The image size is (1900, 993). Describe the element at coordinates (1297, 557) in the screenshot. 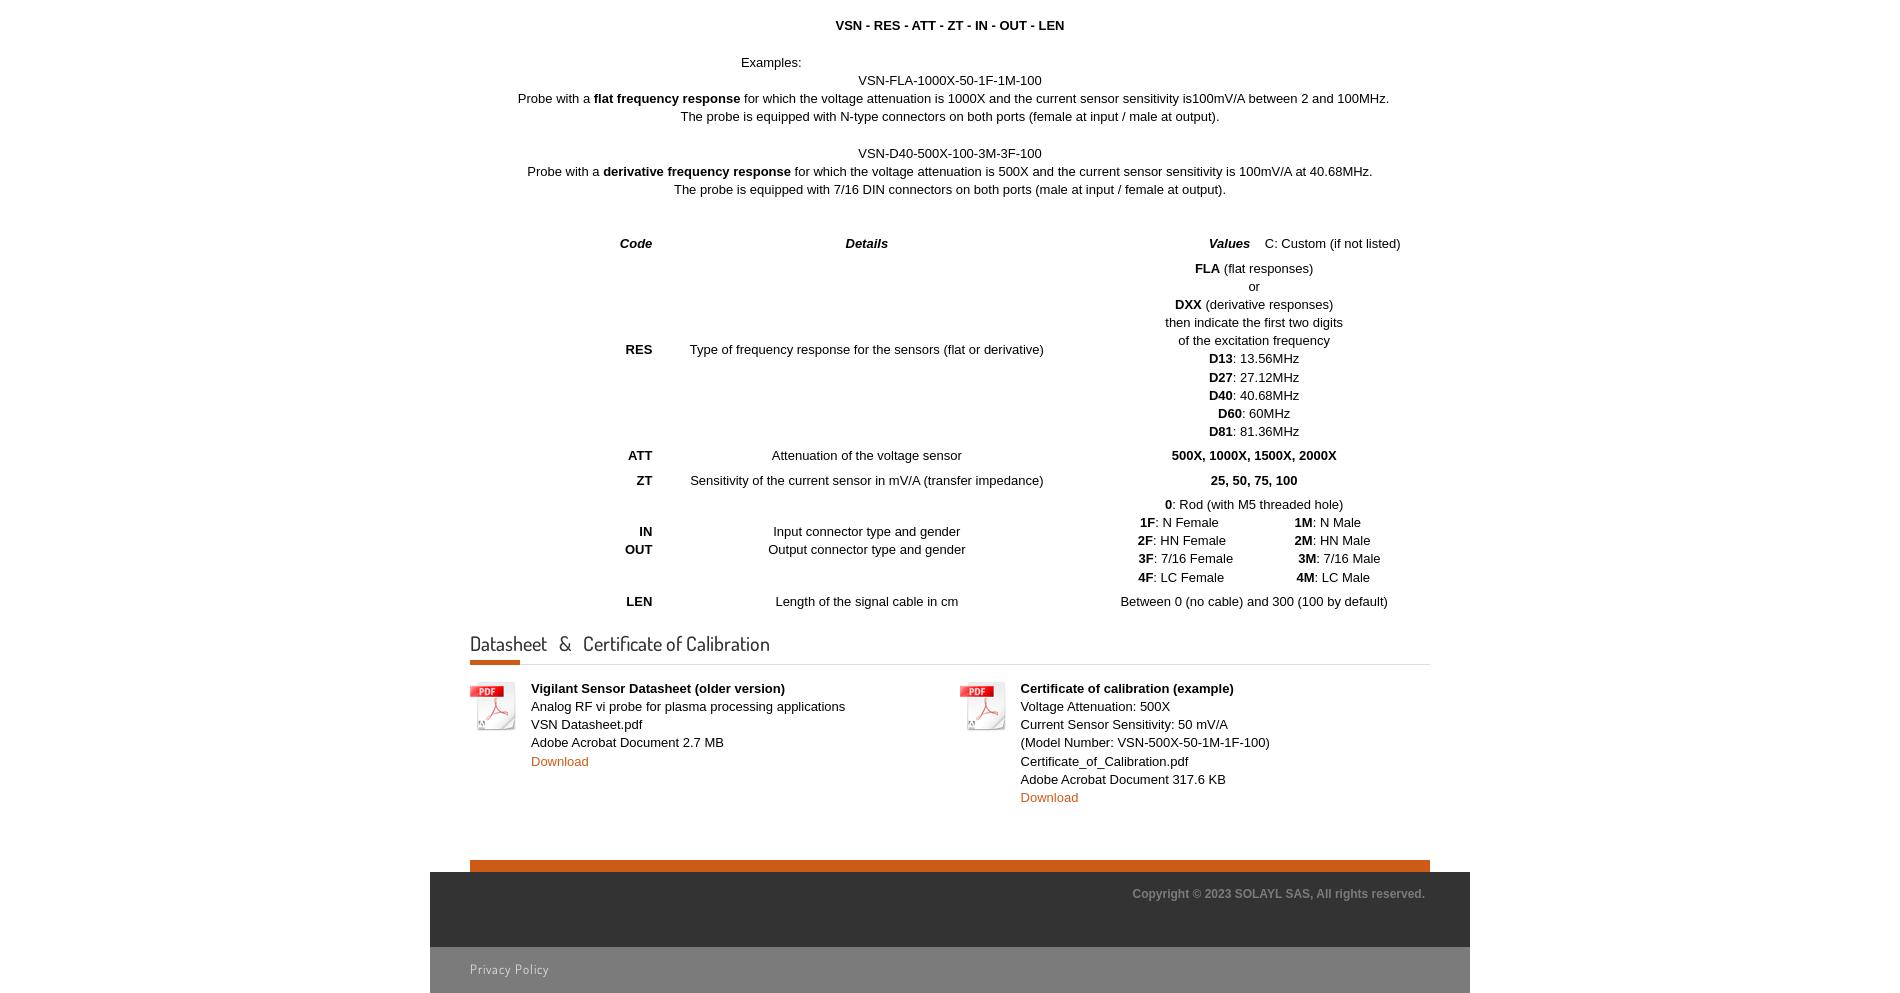

I see `'3M'` at that location.